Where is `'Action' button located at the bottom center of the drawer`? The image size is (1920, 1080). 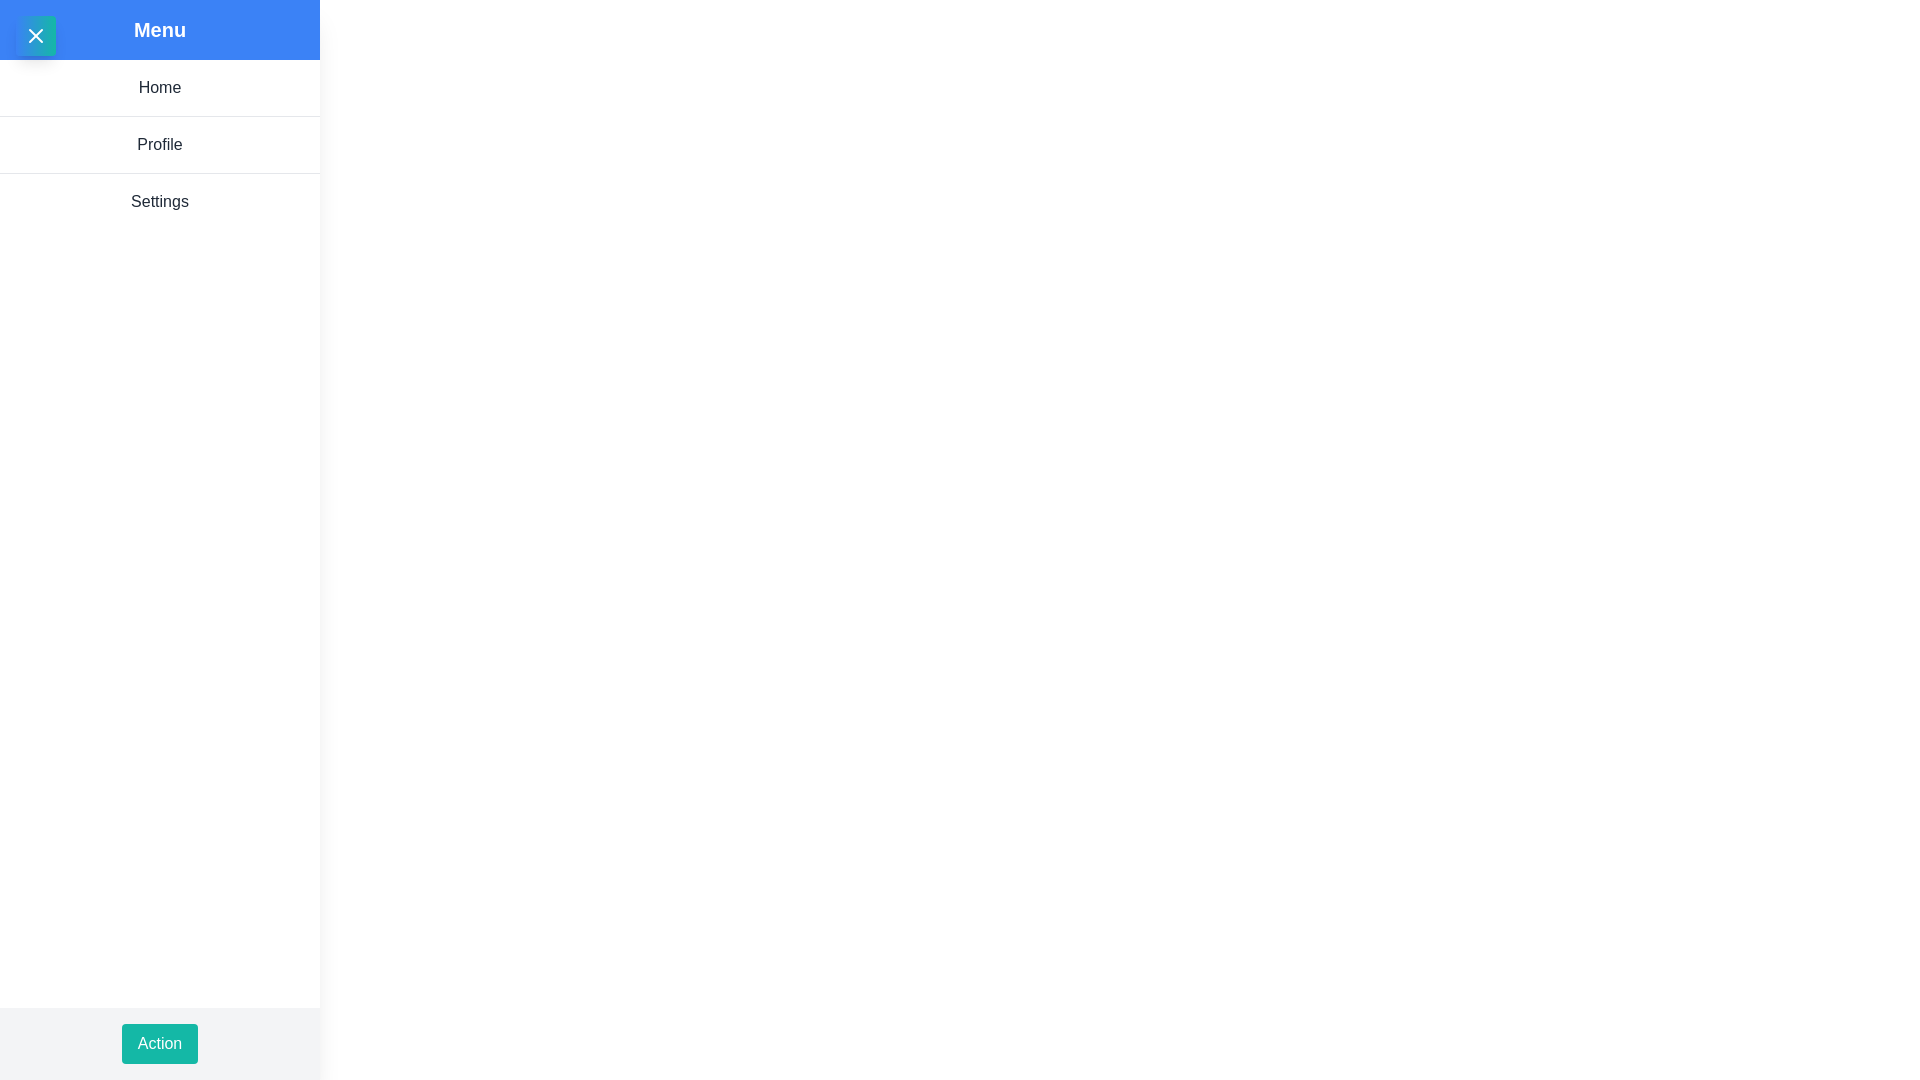
'Action' button located at the bottom center of the drawer is located at coordinates (158, 1043).